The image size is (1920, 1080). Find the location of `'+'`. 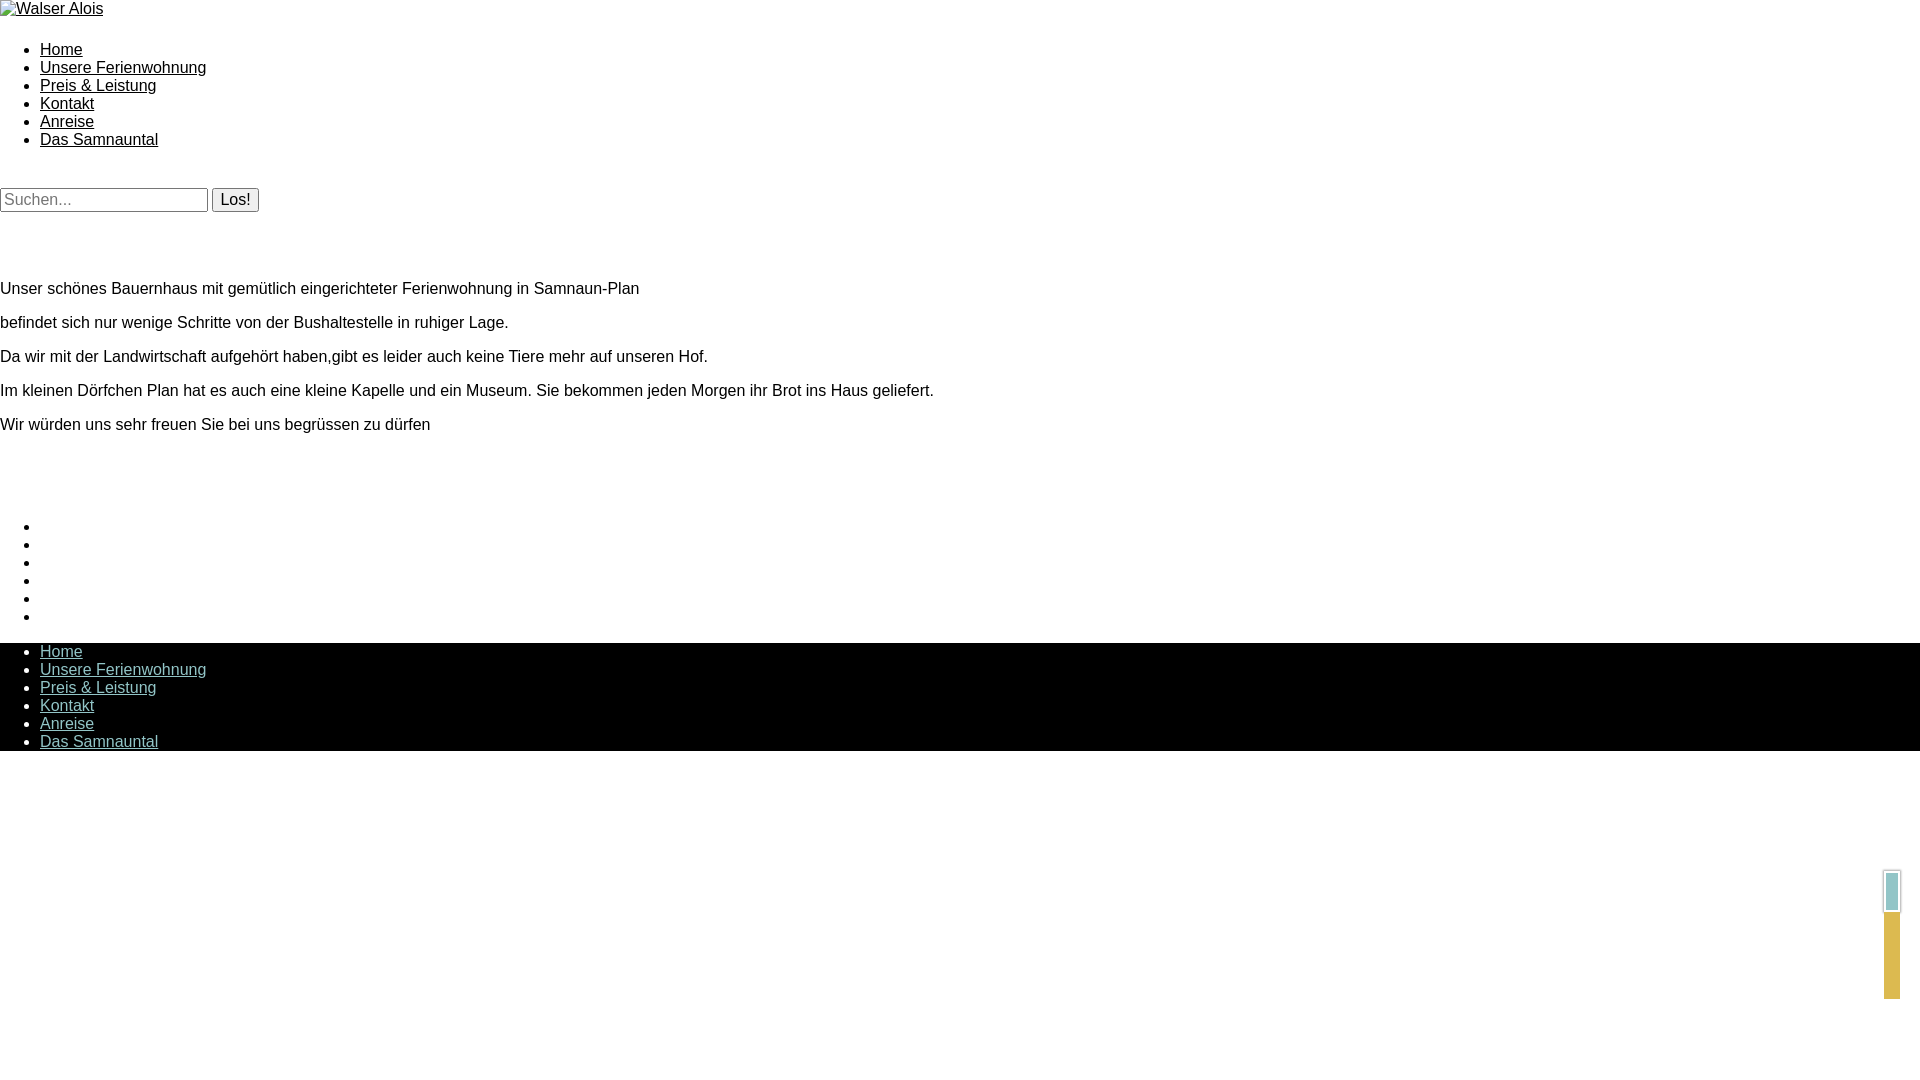

'+' is located at coordinates (1890, 890).